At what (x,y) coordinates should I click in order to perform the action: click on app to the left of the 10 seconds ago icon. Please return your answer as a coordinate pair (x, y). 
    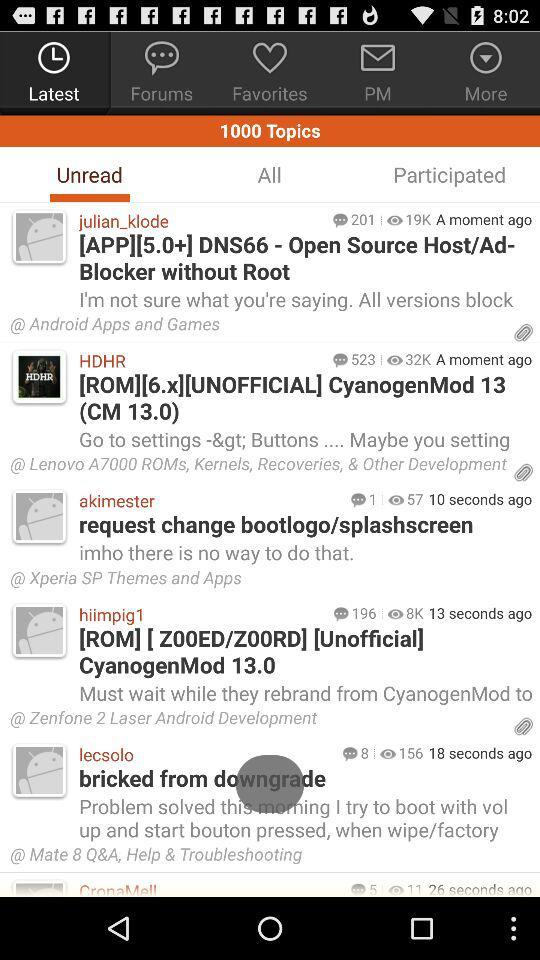
    Looking at the image, I should click on (414, 497).